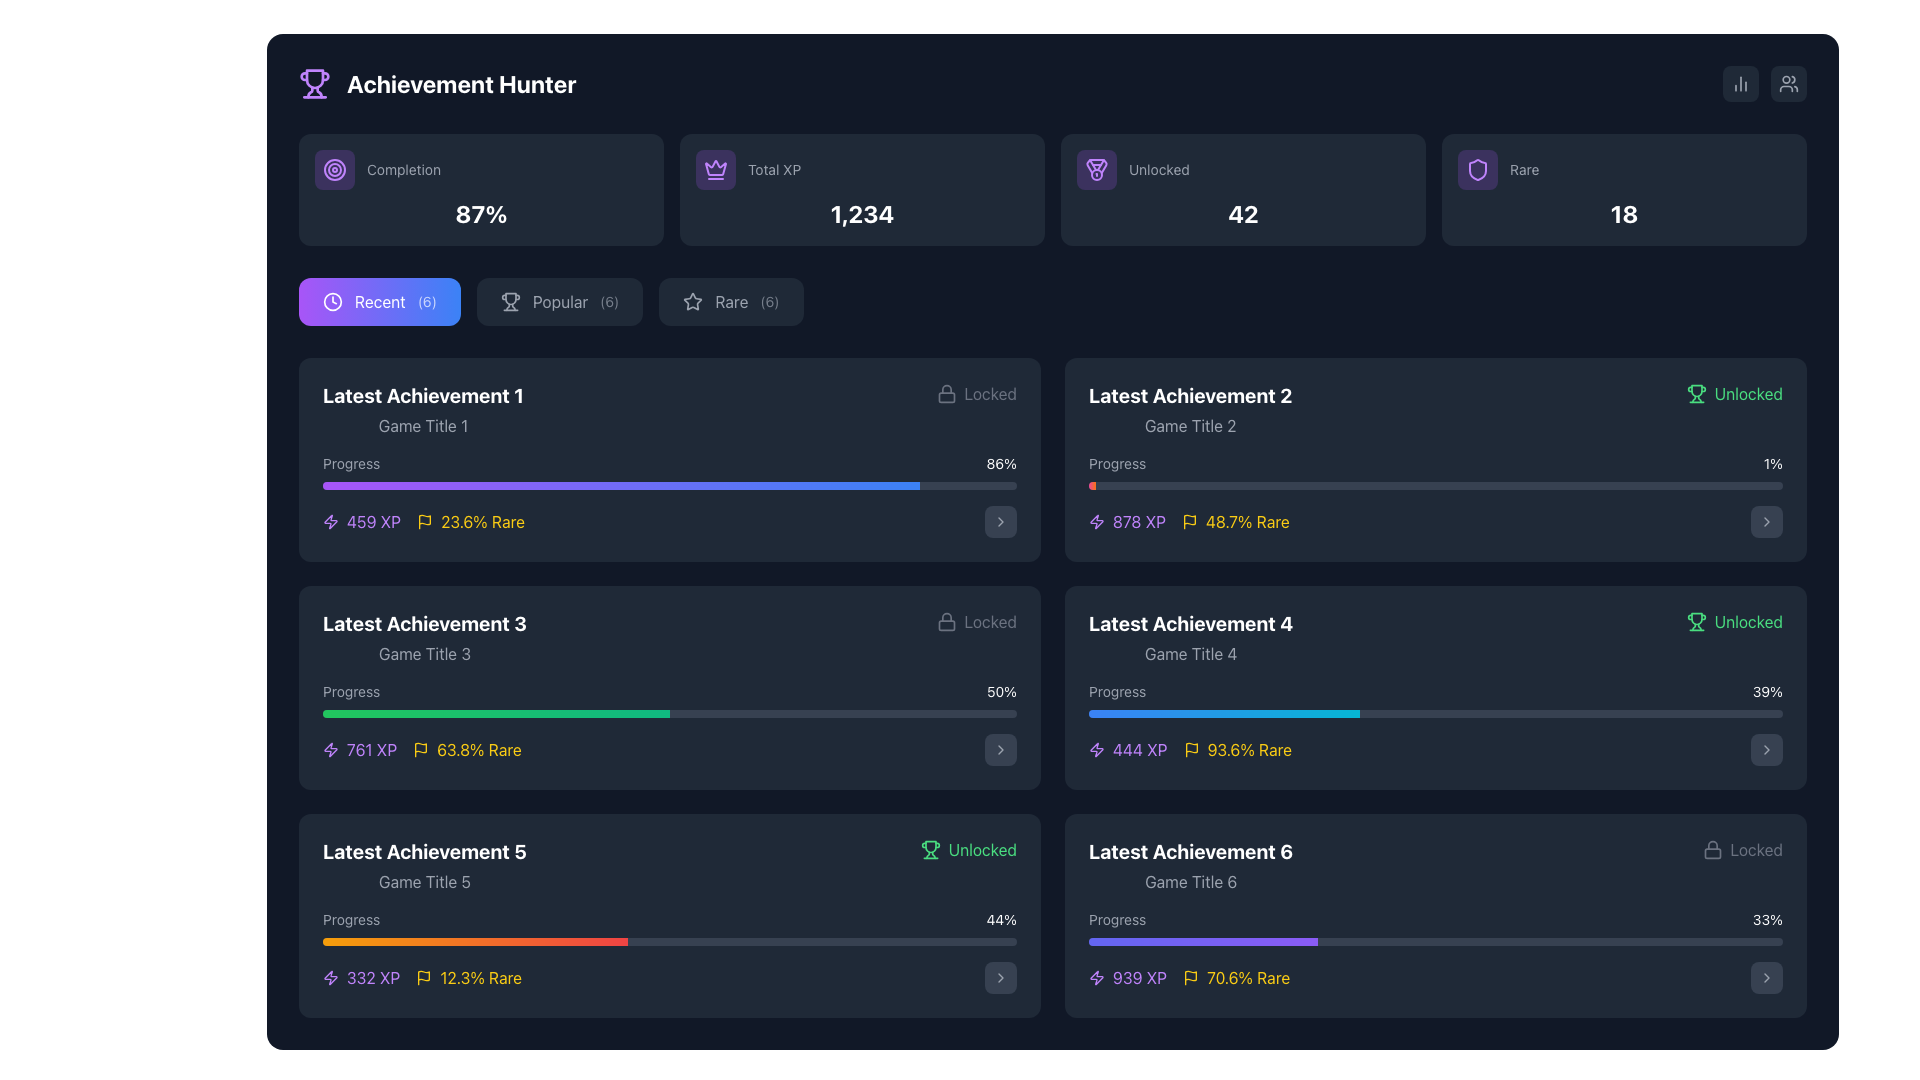  I want to click on the 'Latest Achievement 5' icon and label combination that indicates an unlocked achievement, located on the right end of the section, so click(968, 849).